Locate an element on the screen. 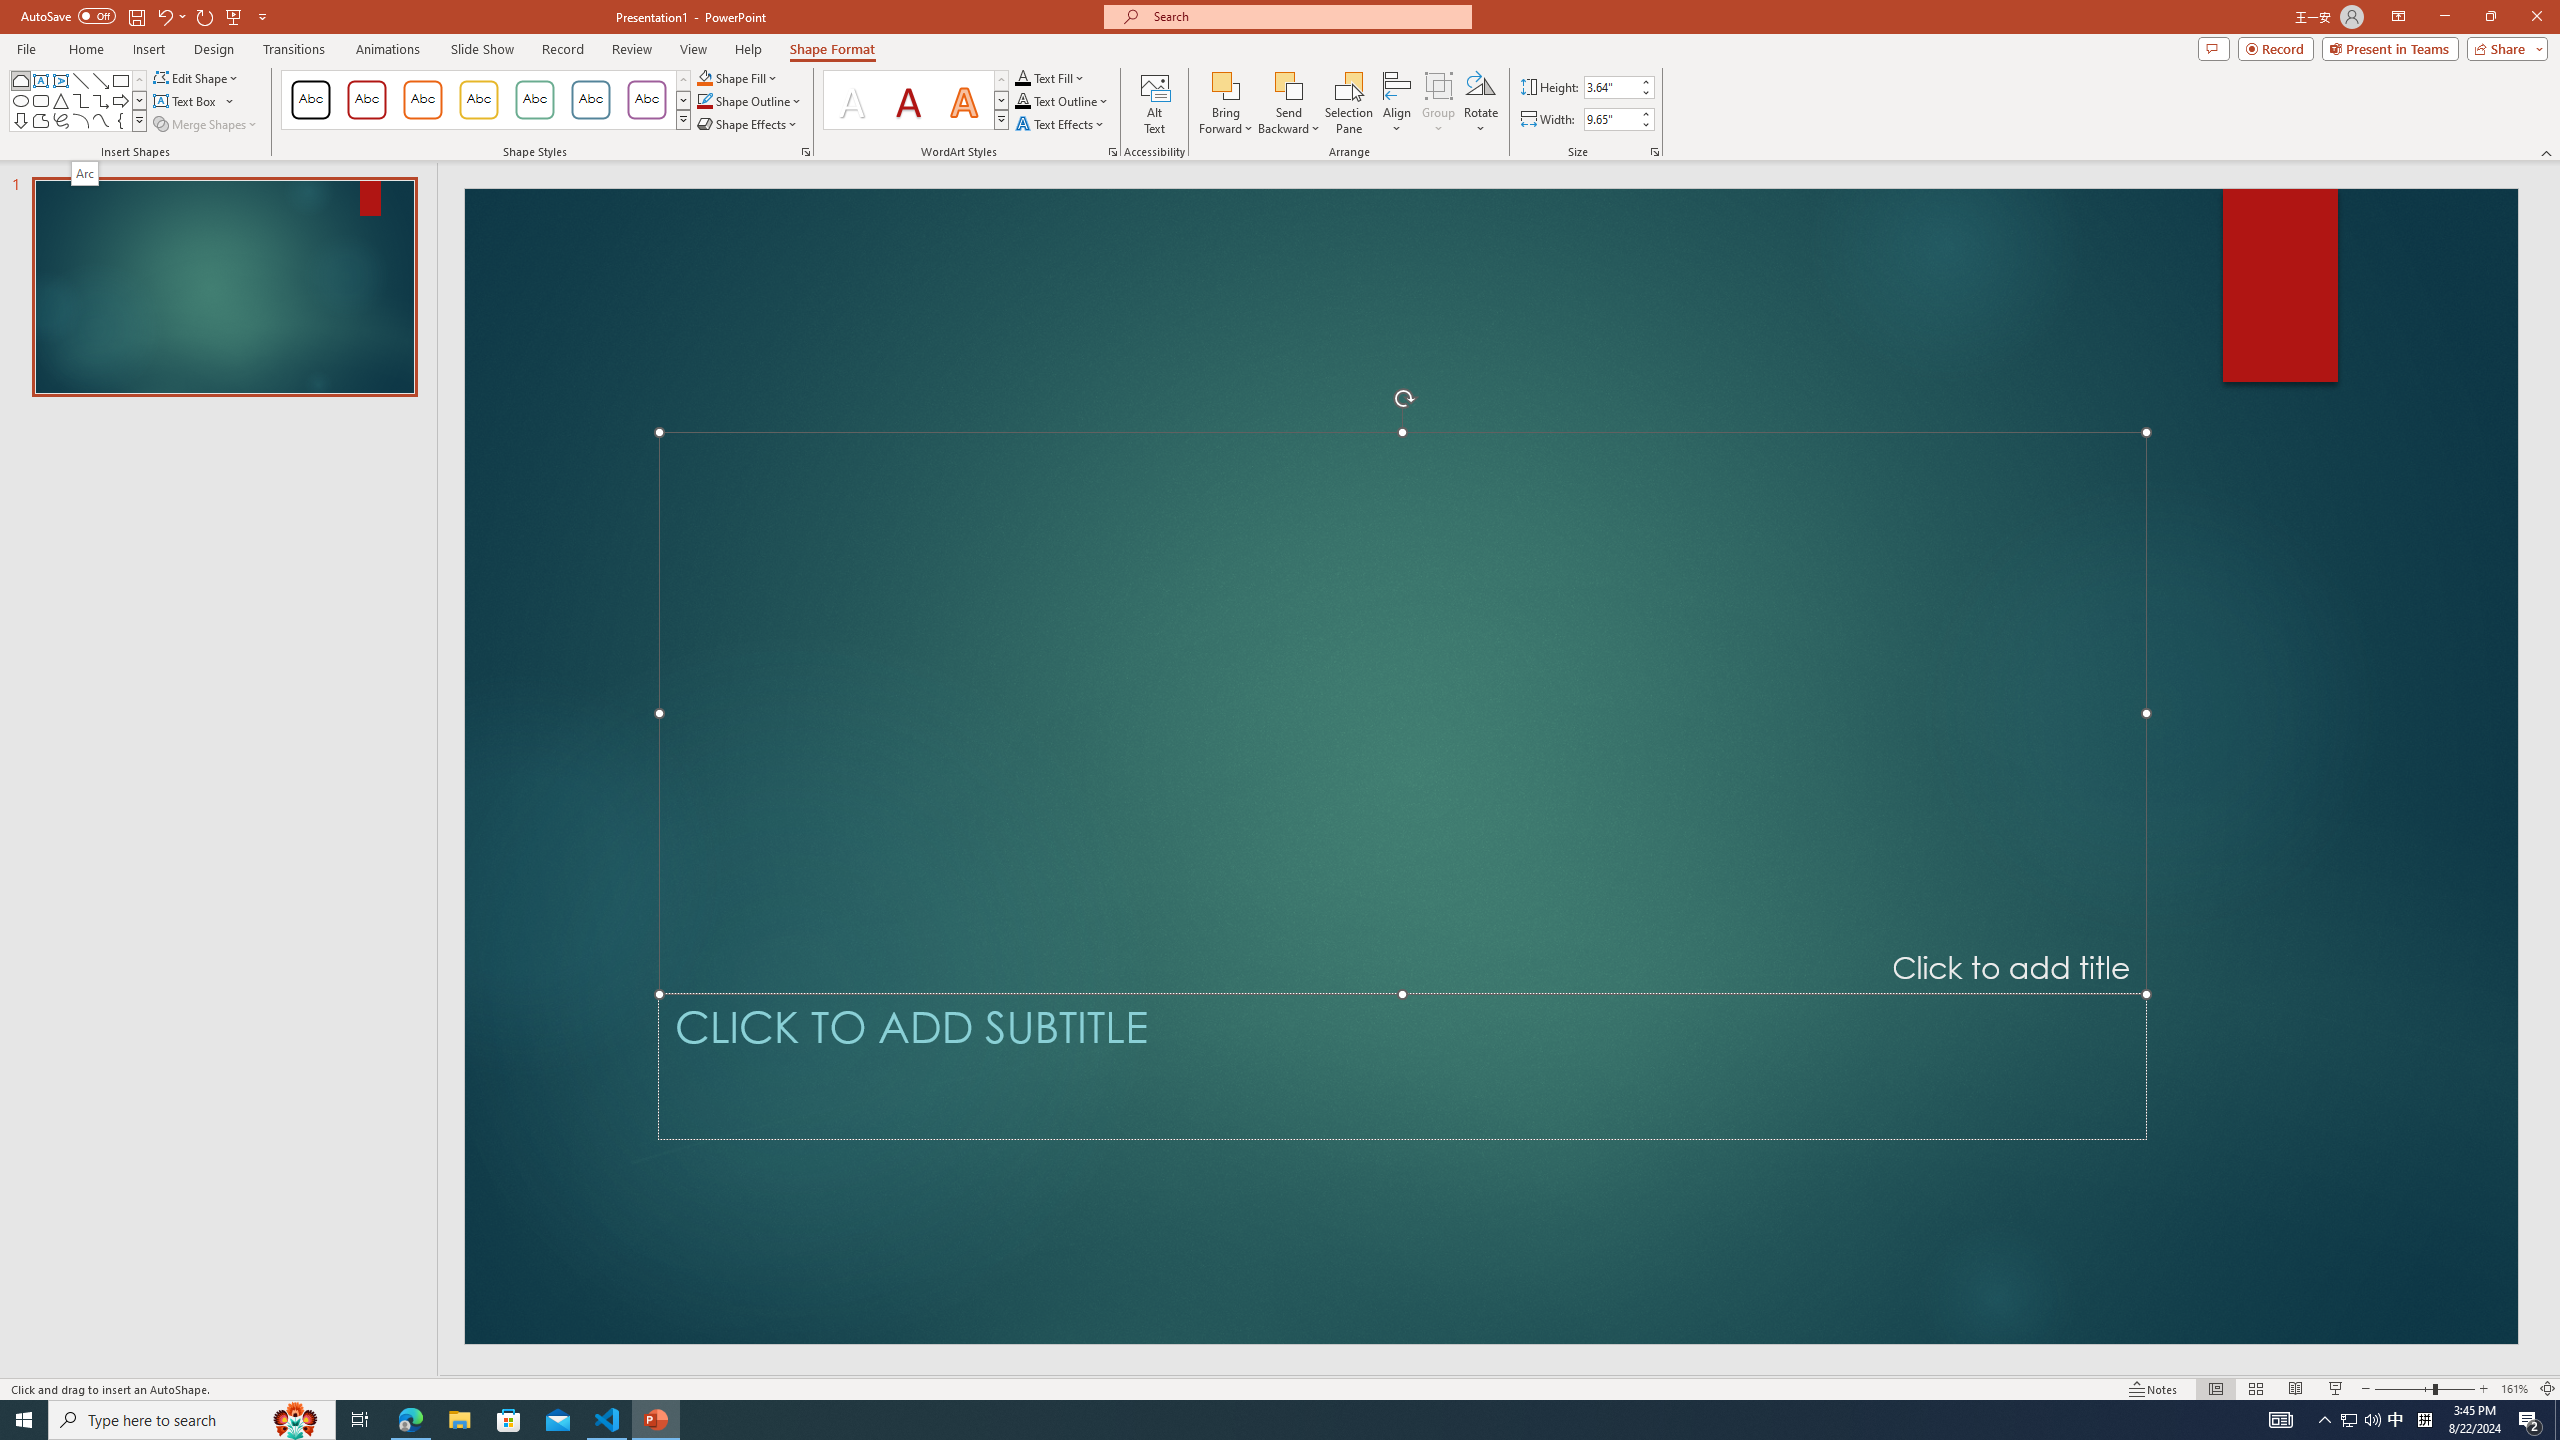 The height and width of the screenshot is (1440, 2560). 'Colored Outline - Dark Red, Accent 1' is located at coordinates (366, 99).